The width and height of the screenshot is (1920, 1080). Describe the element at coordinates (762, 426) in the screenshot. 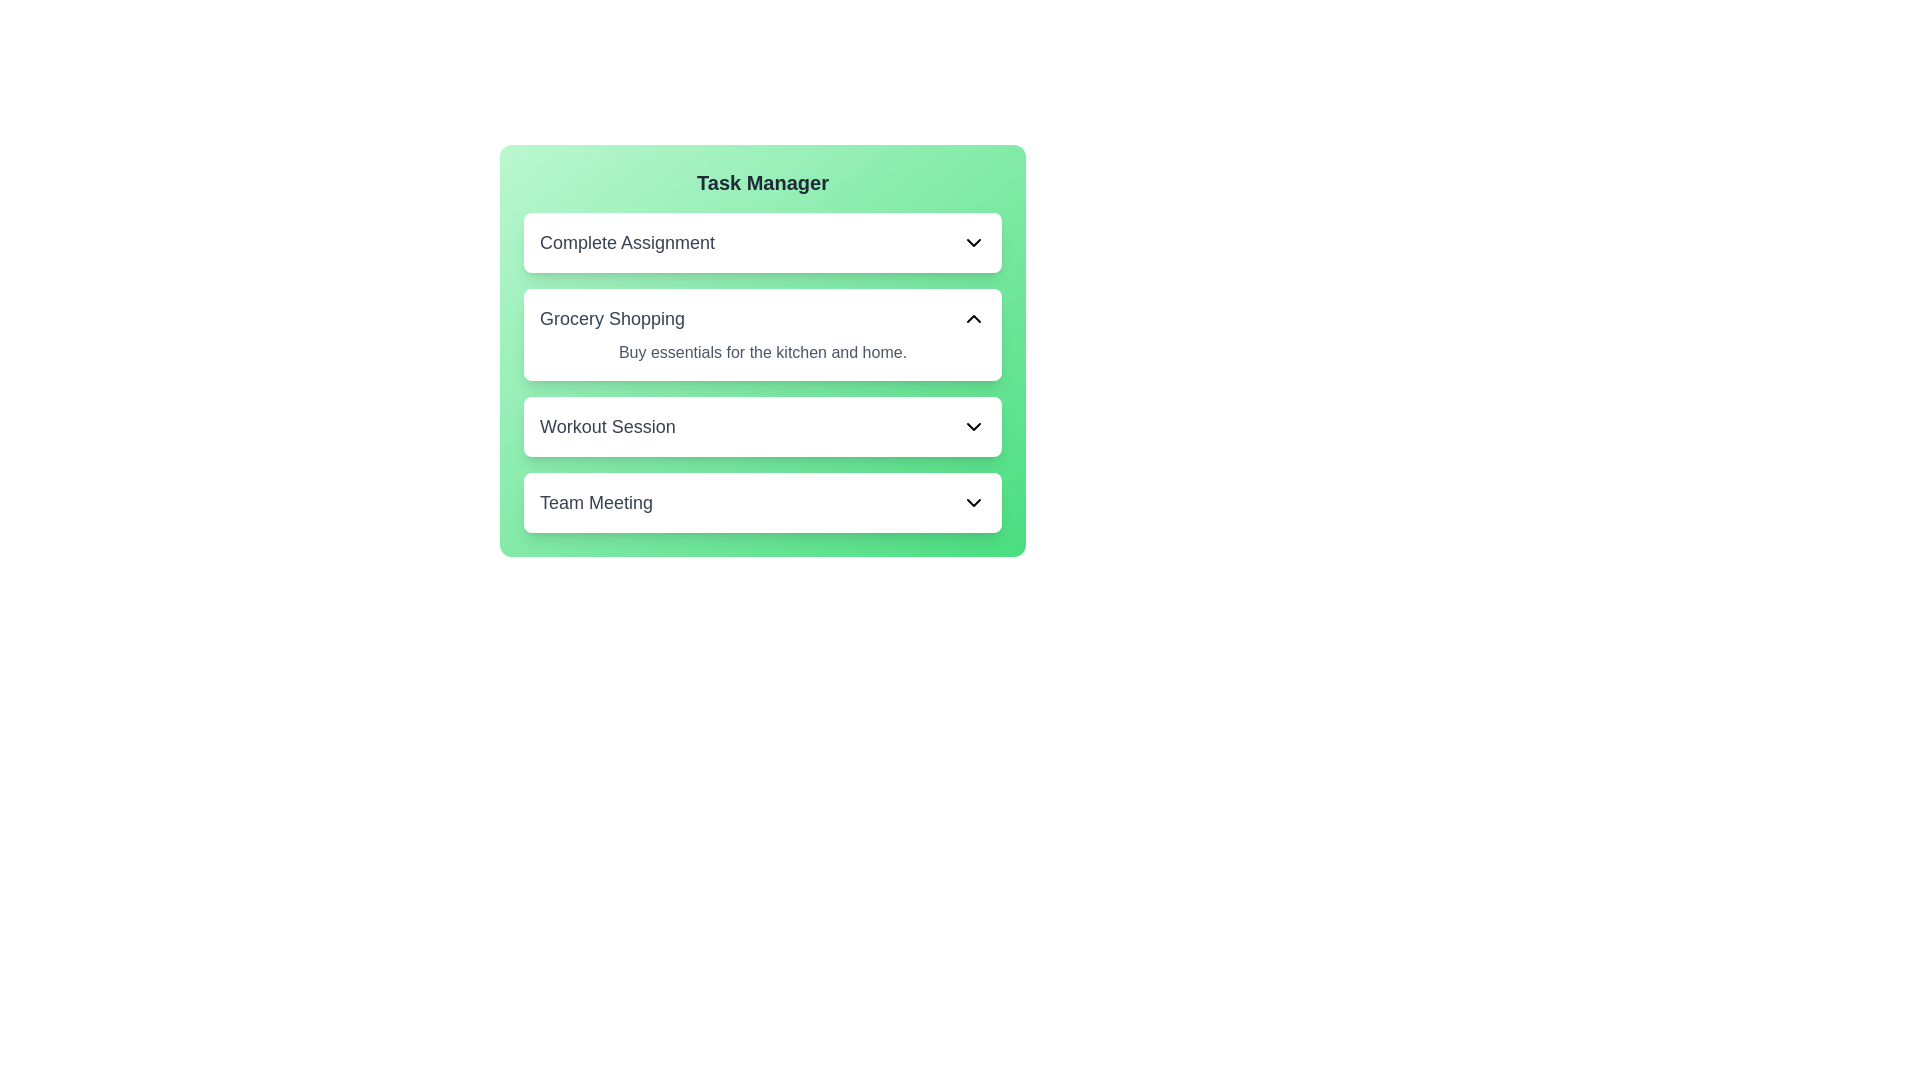

I see `the task card with title Workout Session` at that location.